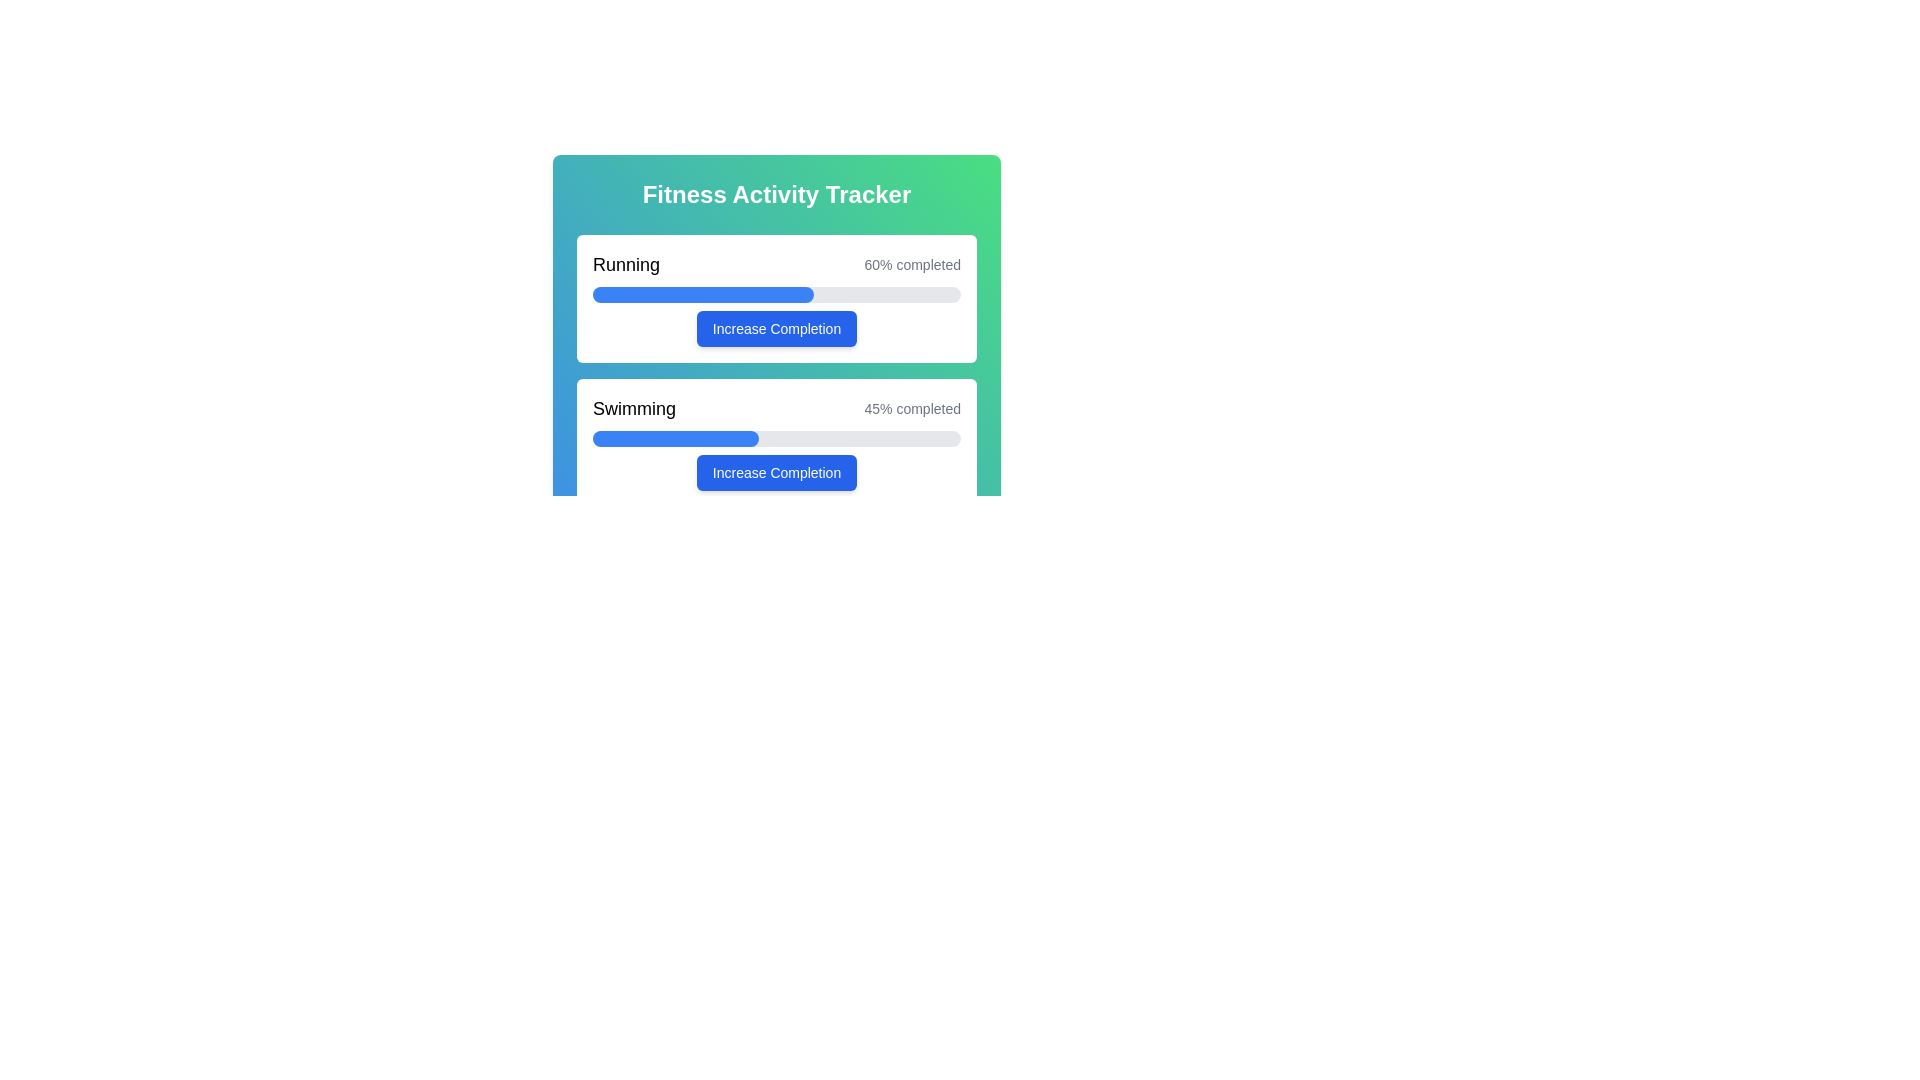  Describe the element at coordinates (911, 407) in the screenshot. I see `completion percentage displayed in the text label showing '45% completed', which is aligned to the right of the 'Swimming' text in the second progress block under the 'Fitness Activity Tracker' heading` at that location.